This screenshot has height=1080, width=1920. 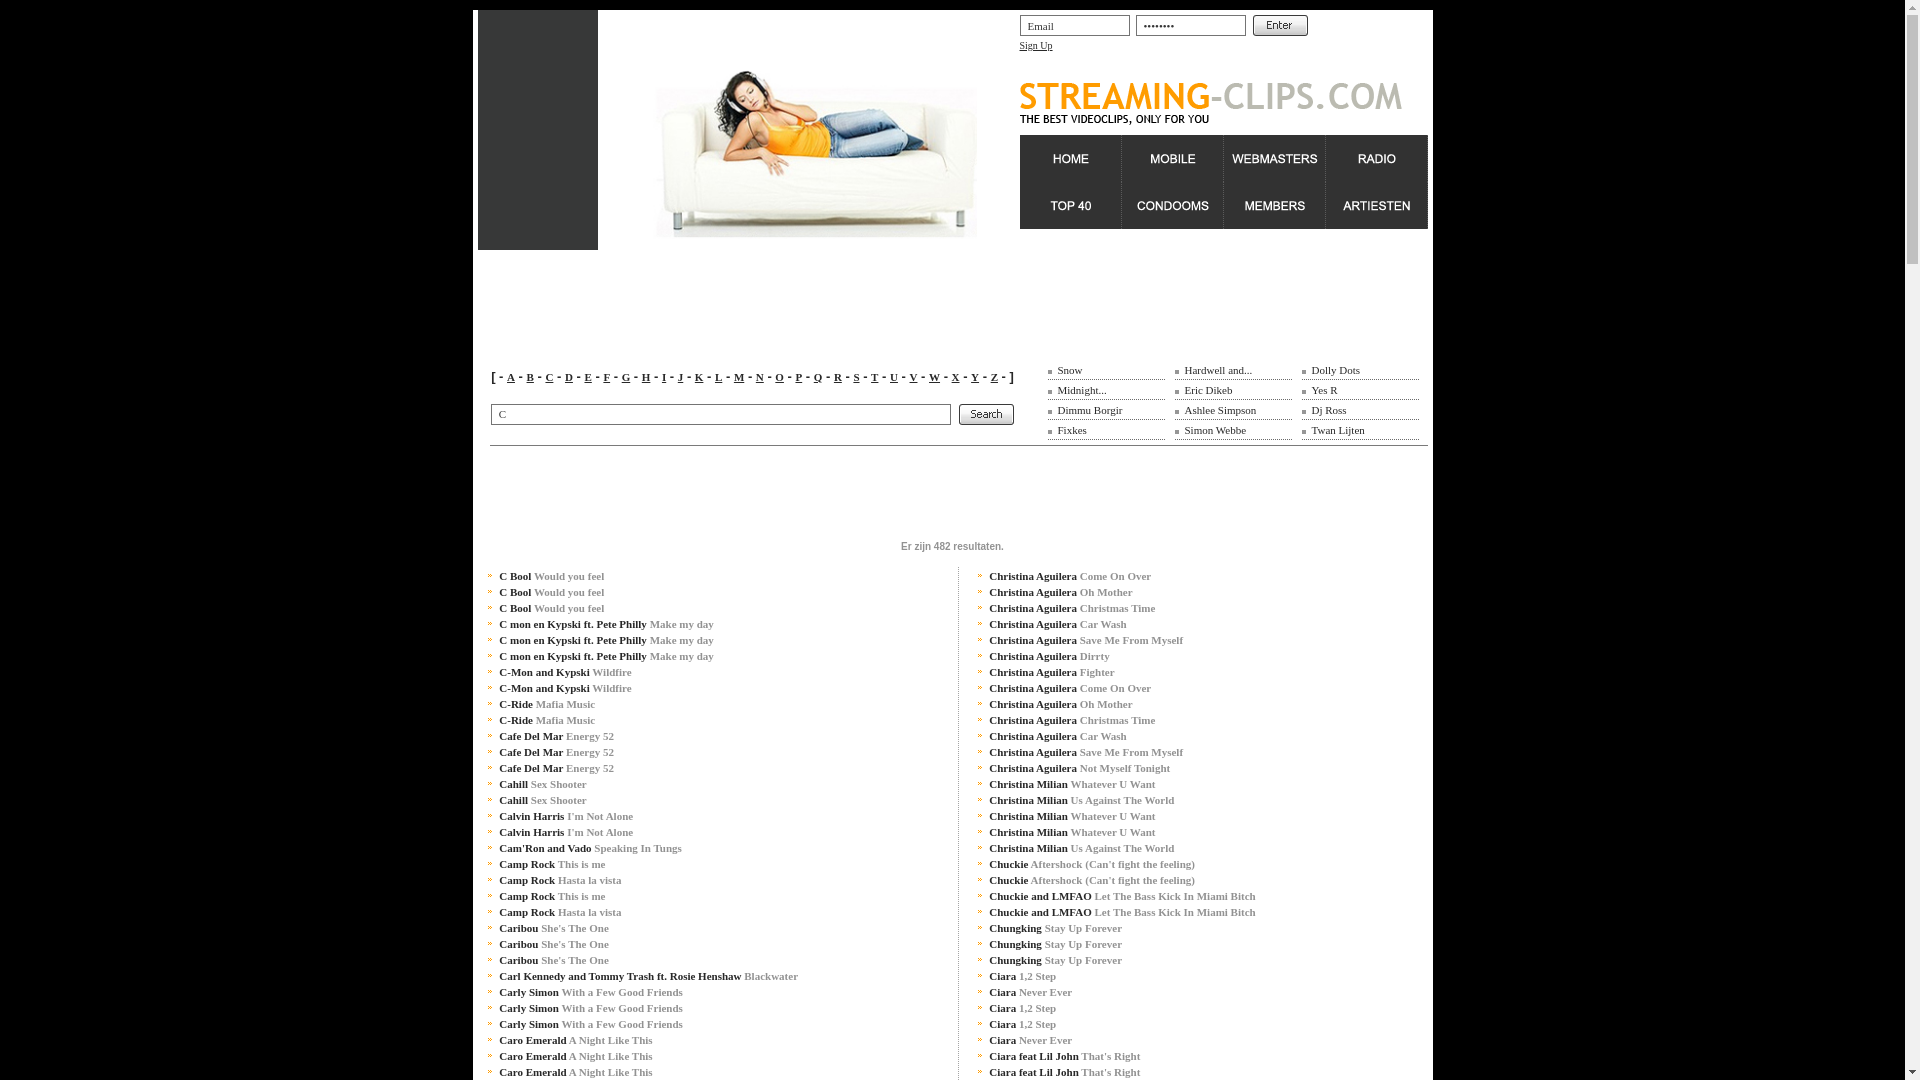 I want to click on 'Hardwell and...', so click(x=1217, y=370).